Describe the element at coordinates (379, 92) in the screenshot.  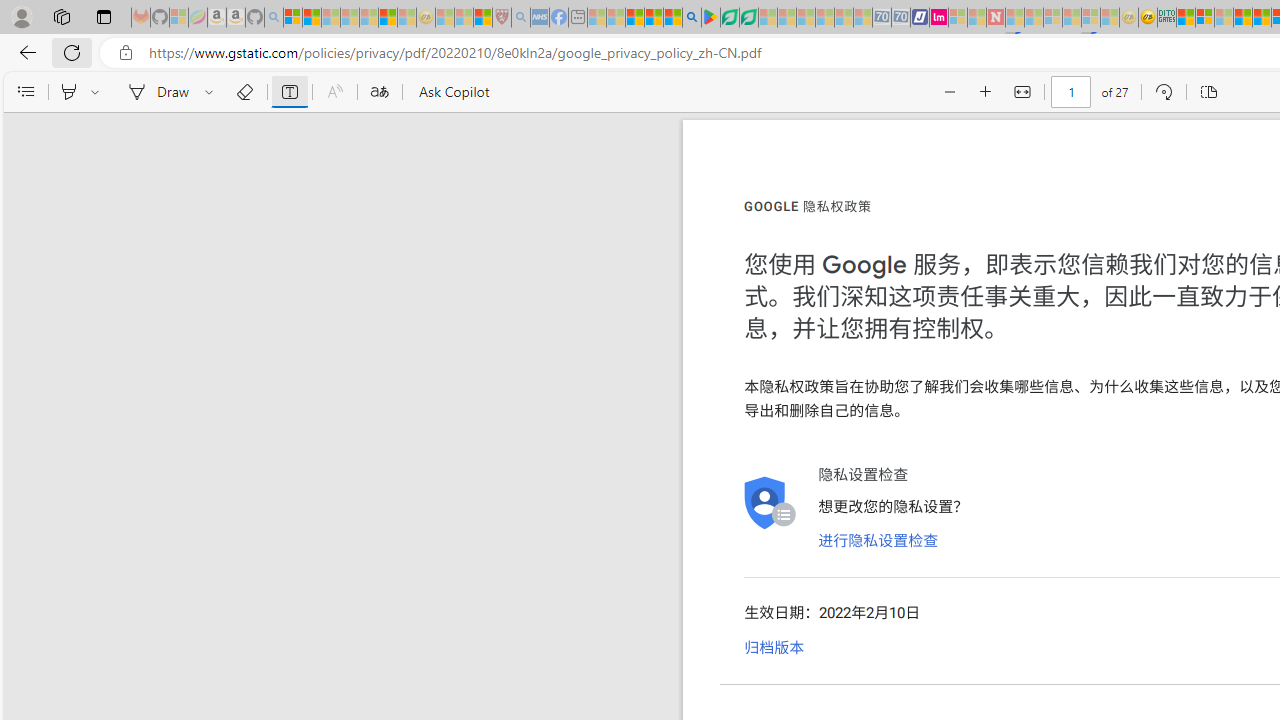
I see `'Translate'` at that location.